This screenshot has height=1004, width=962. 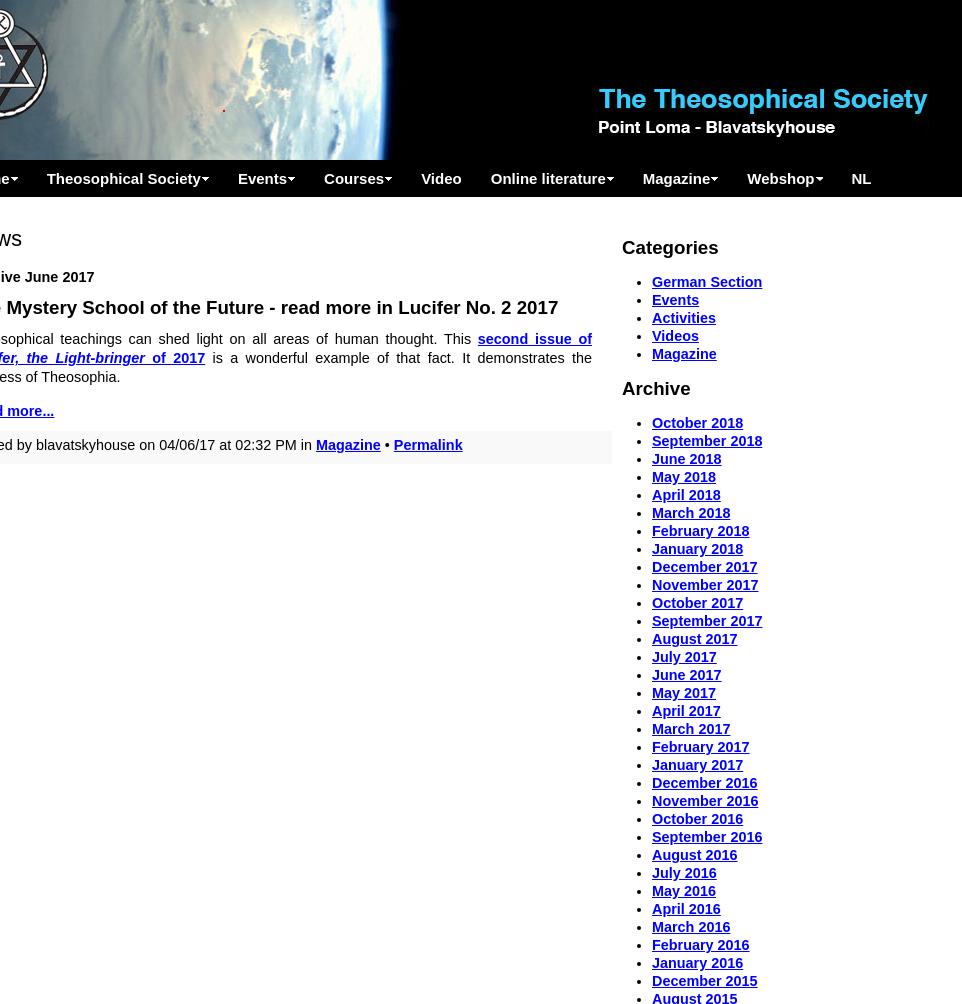 What do you see at coordinates (696, 421) in the screenshot?
I see `'October 2018'` at bounding box center [696, 421].